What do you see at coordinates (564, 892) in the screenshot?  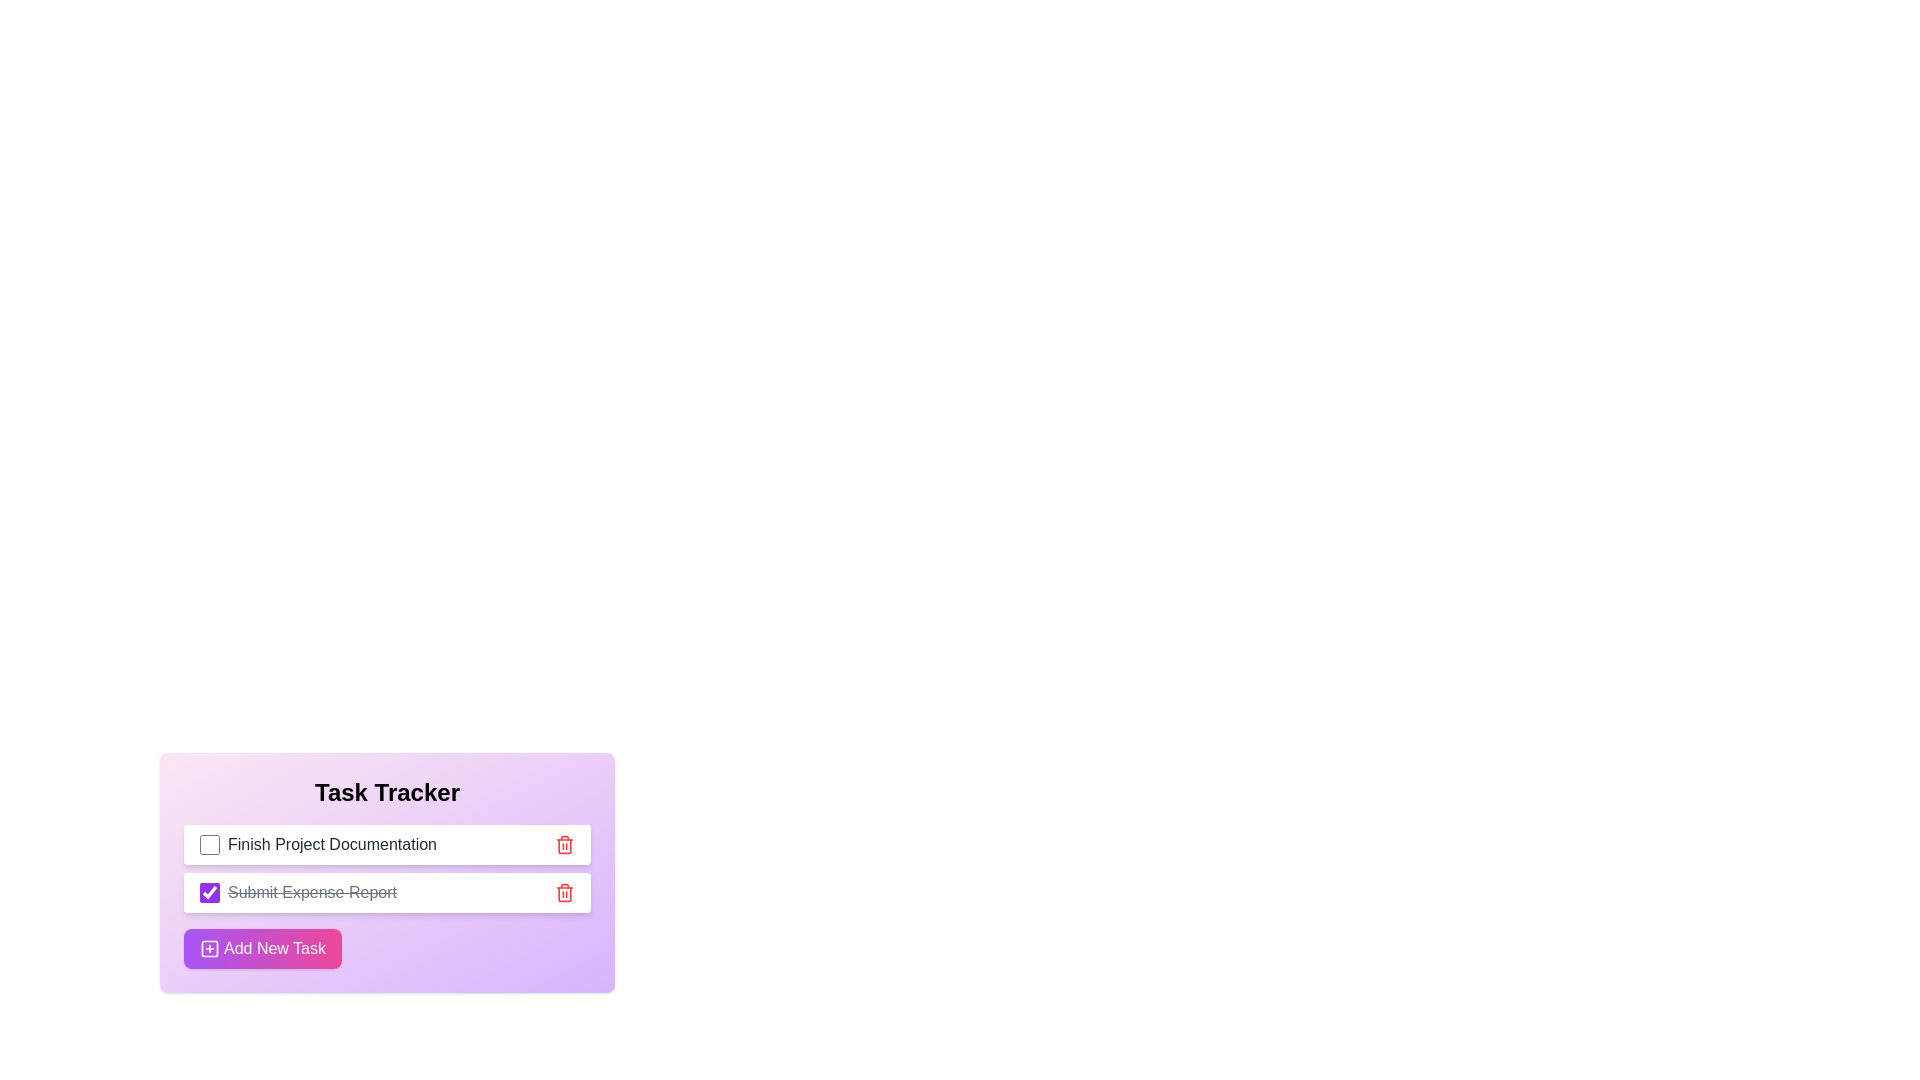 I see `the delete button (trashcan icon) associated with the 'Submit Expense Report' task to prepare for deletion` at bounding box center [564, 892].